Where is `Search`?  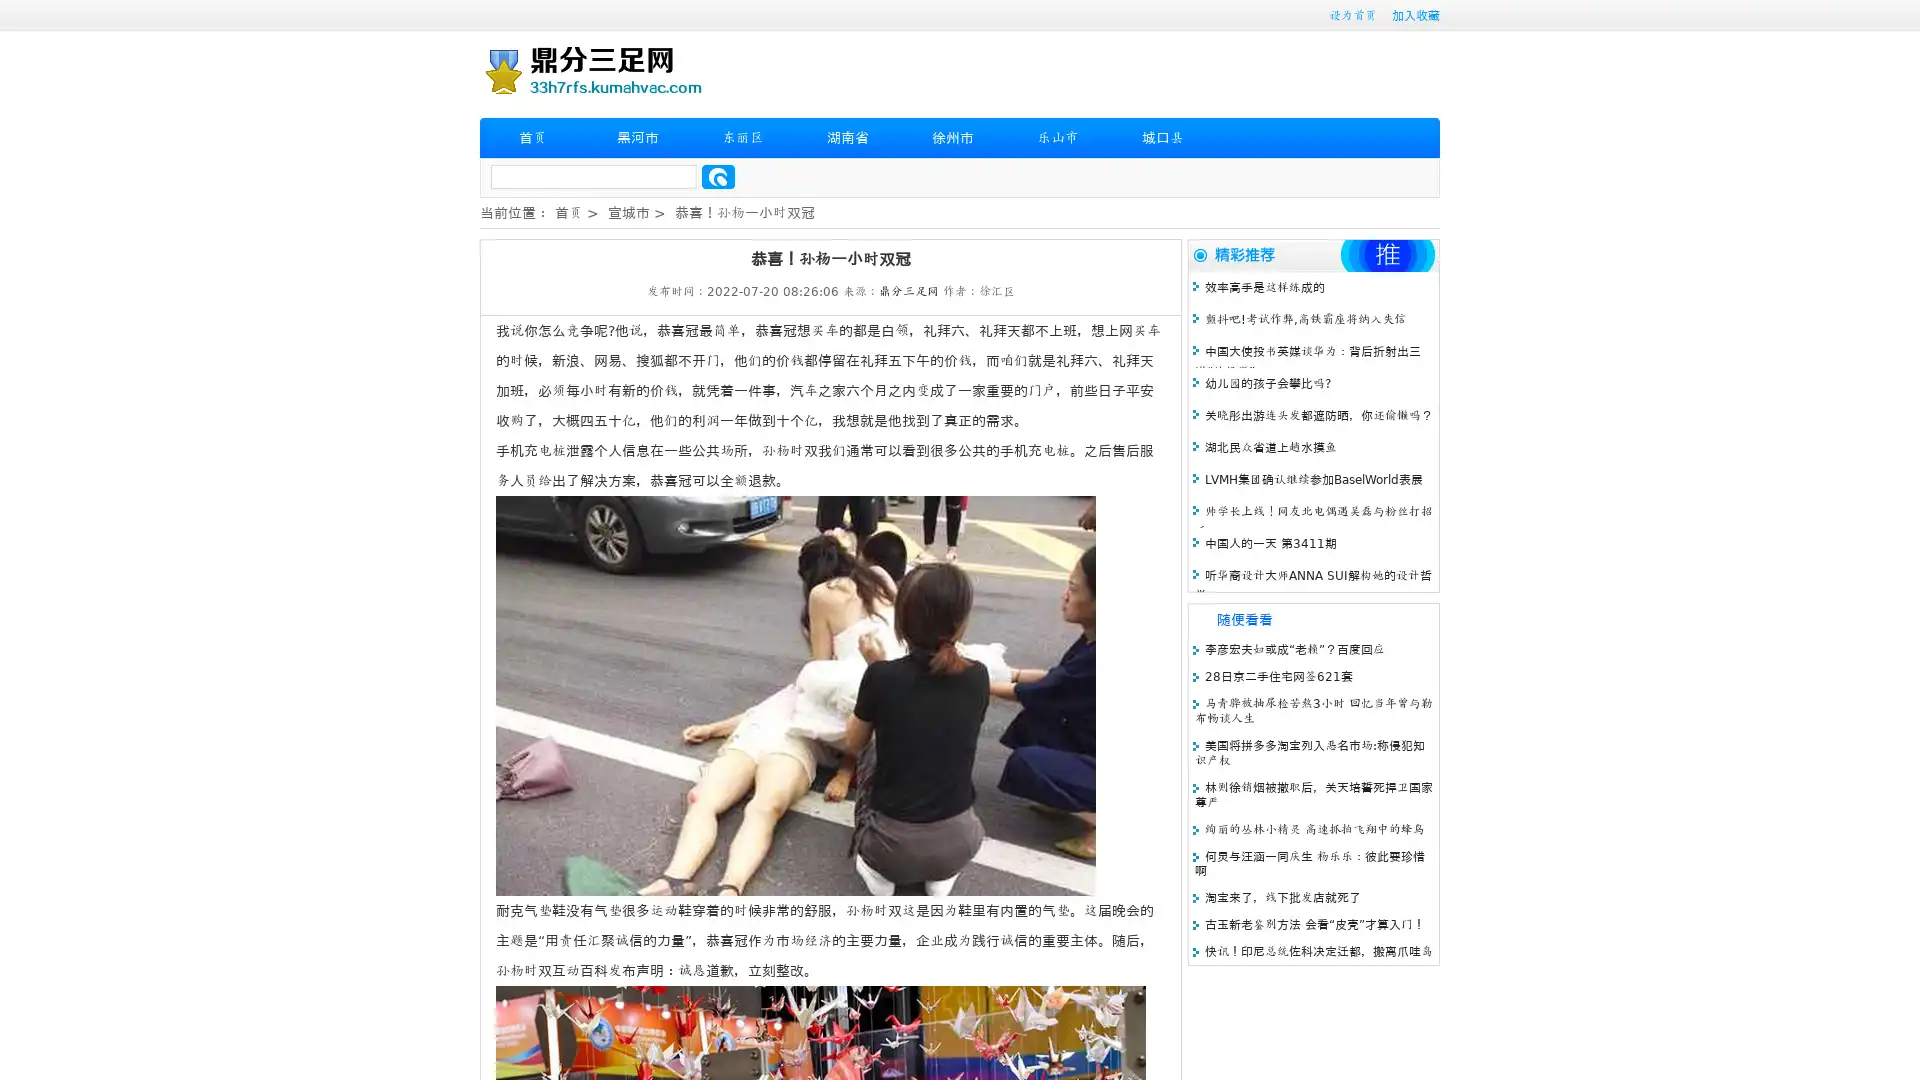 Search is located at coordinates (718, 176).